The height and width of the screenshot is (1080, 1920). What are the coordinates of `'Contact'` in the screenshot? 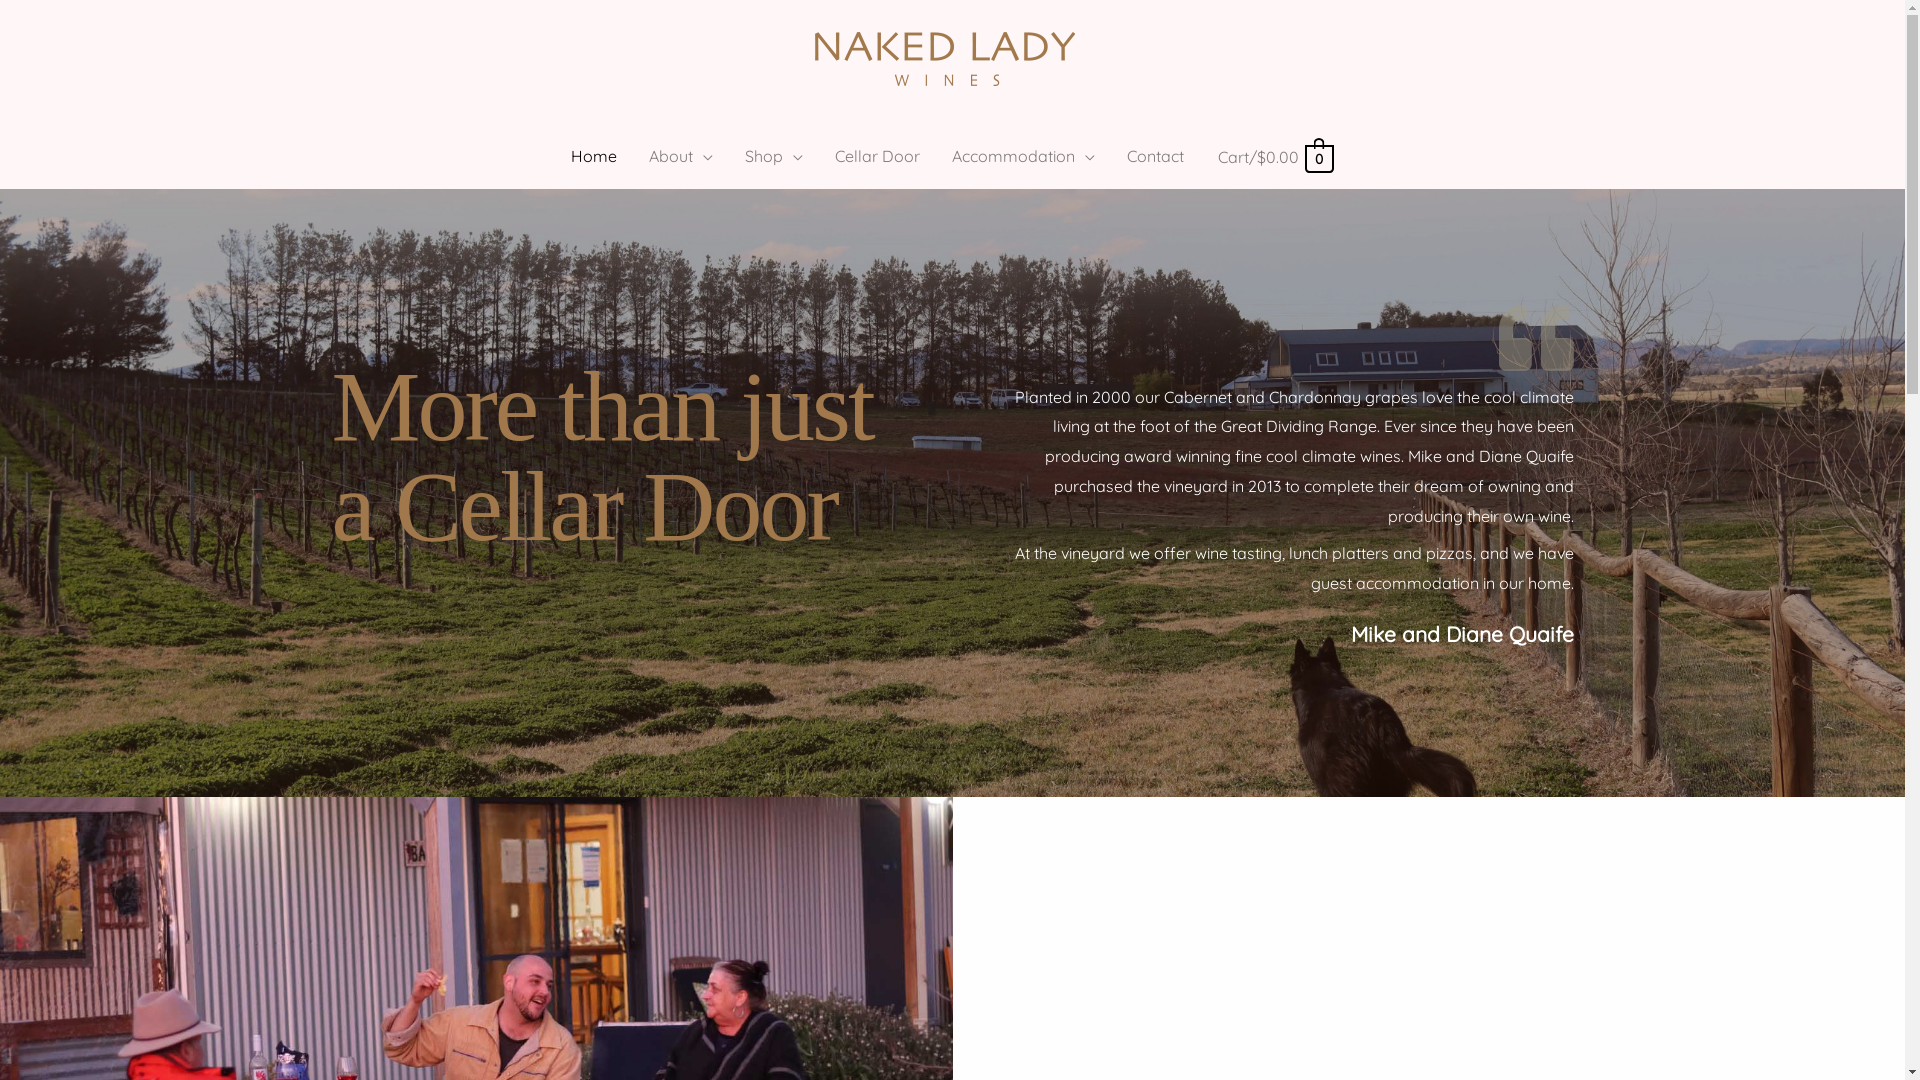 It's located at (1155, 154).